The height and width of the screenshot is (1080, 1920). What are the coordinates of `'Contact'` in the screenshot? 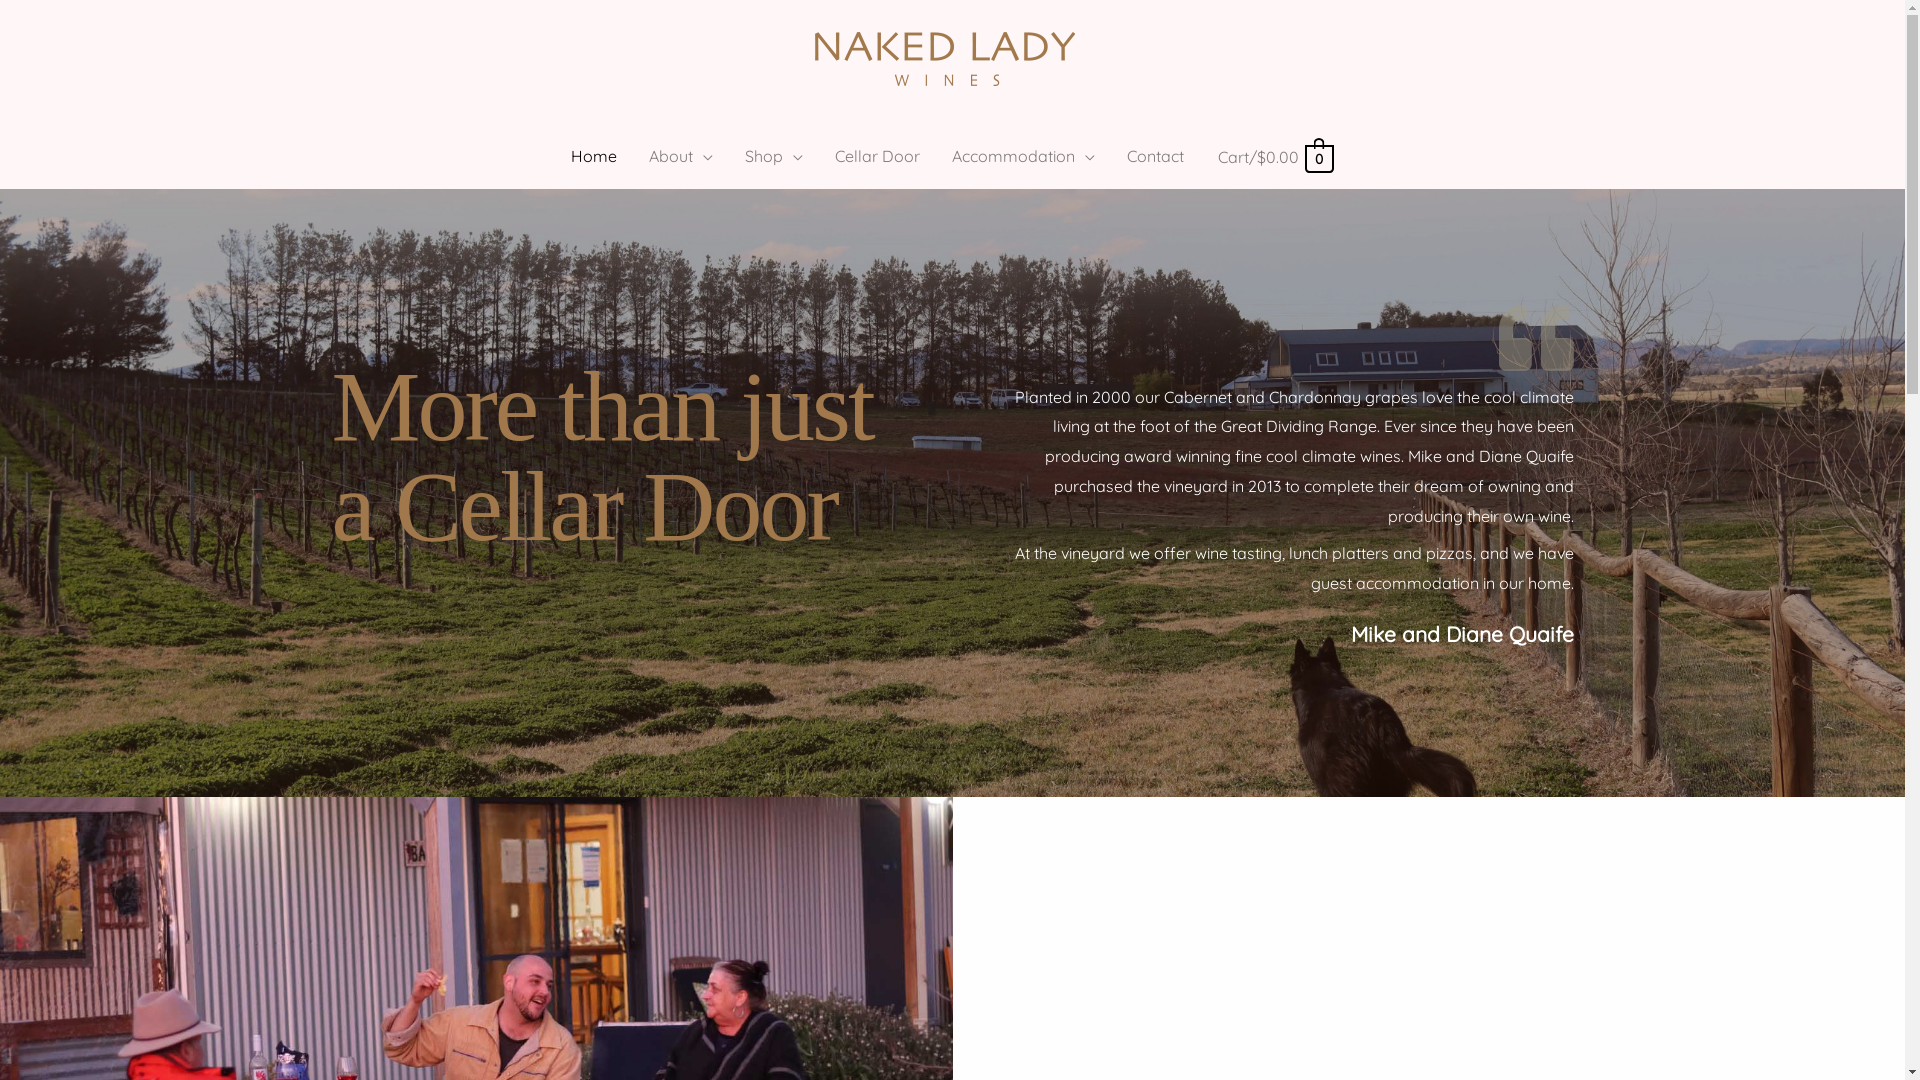 It's located at (1155, 154).